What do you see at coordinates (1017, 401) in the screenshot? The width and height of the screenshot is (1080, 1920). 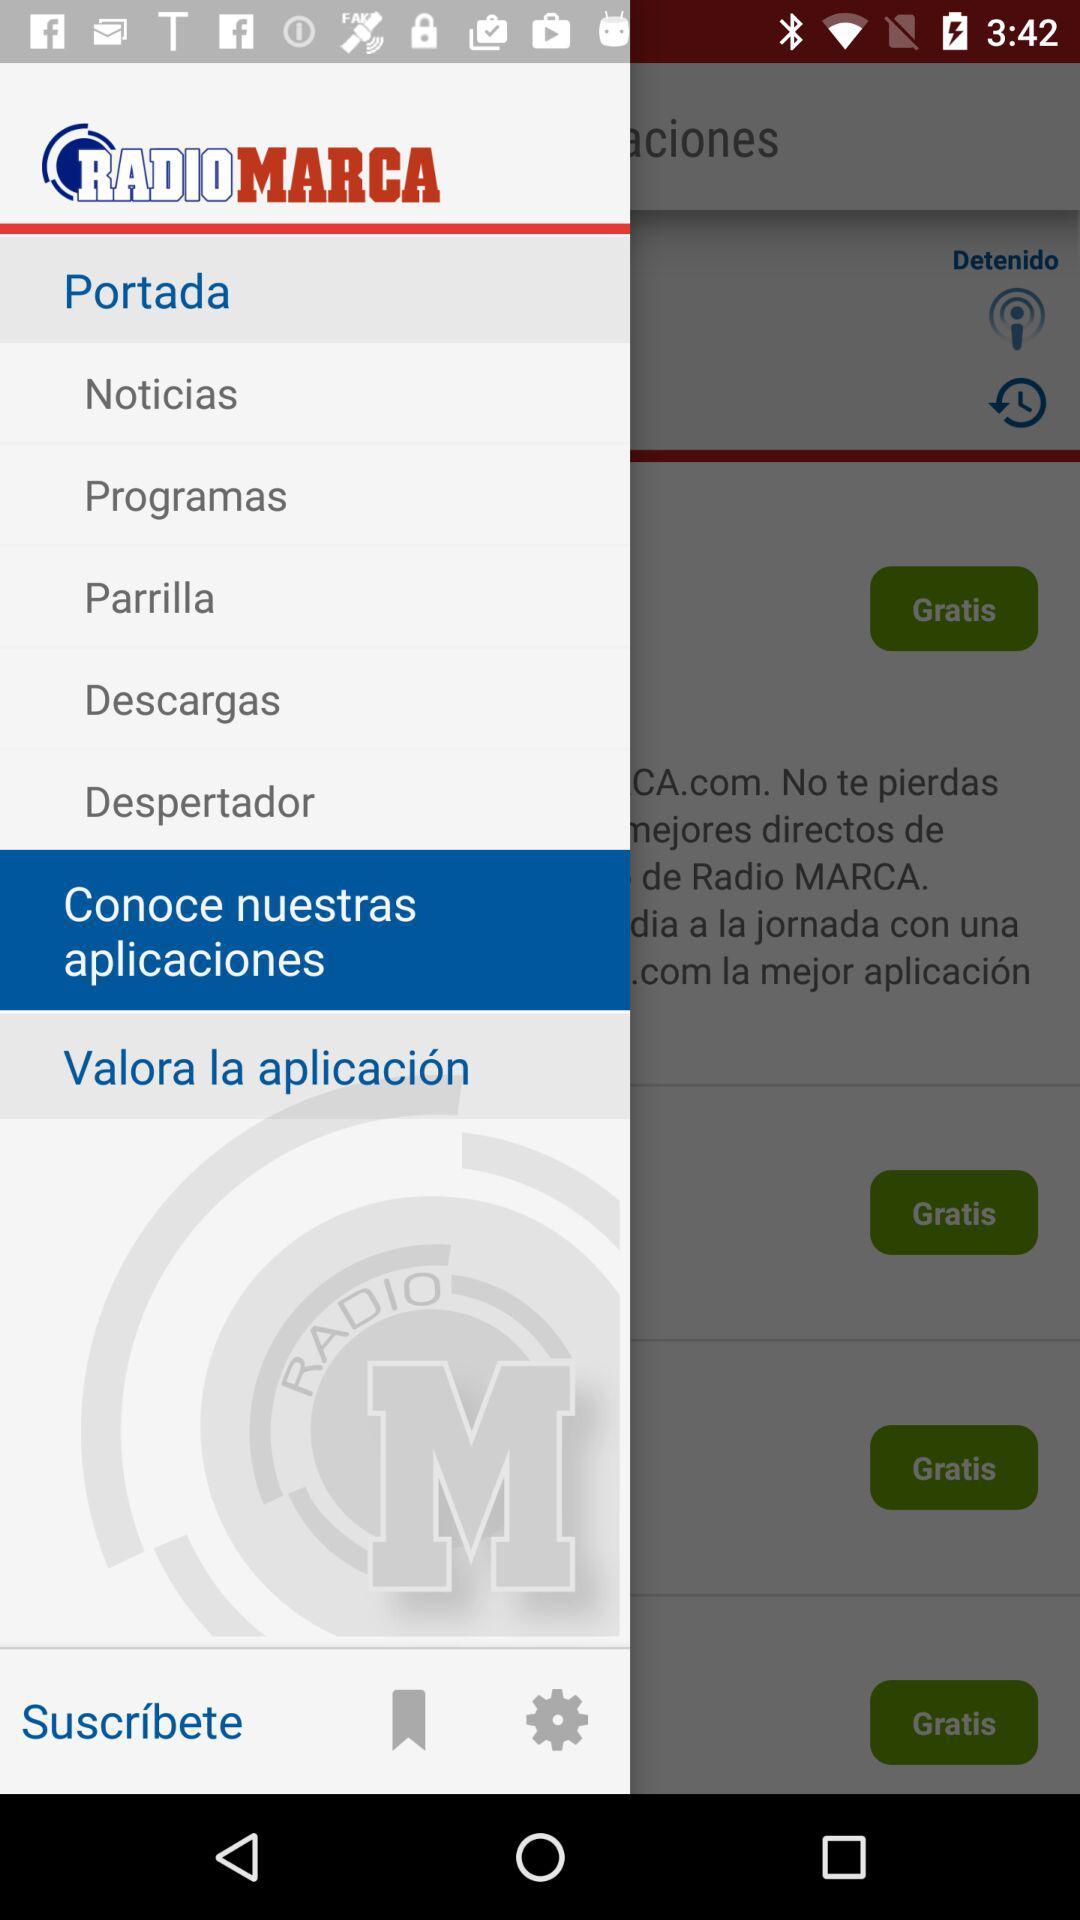 I see `the history icon` at bounding box center [1017, 401].